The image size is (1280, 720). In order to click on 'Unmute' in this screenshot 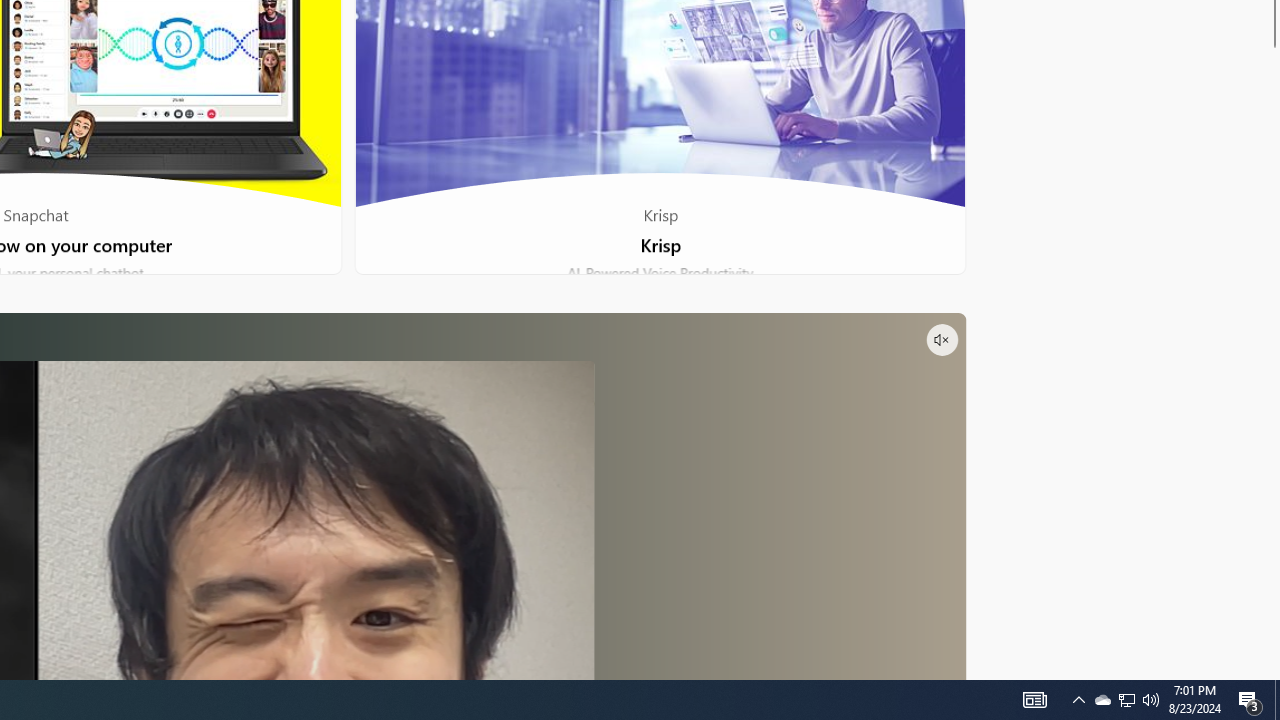, I will do `click(940, 338)`.